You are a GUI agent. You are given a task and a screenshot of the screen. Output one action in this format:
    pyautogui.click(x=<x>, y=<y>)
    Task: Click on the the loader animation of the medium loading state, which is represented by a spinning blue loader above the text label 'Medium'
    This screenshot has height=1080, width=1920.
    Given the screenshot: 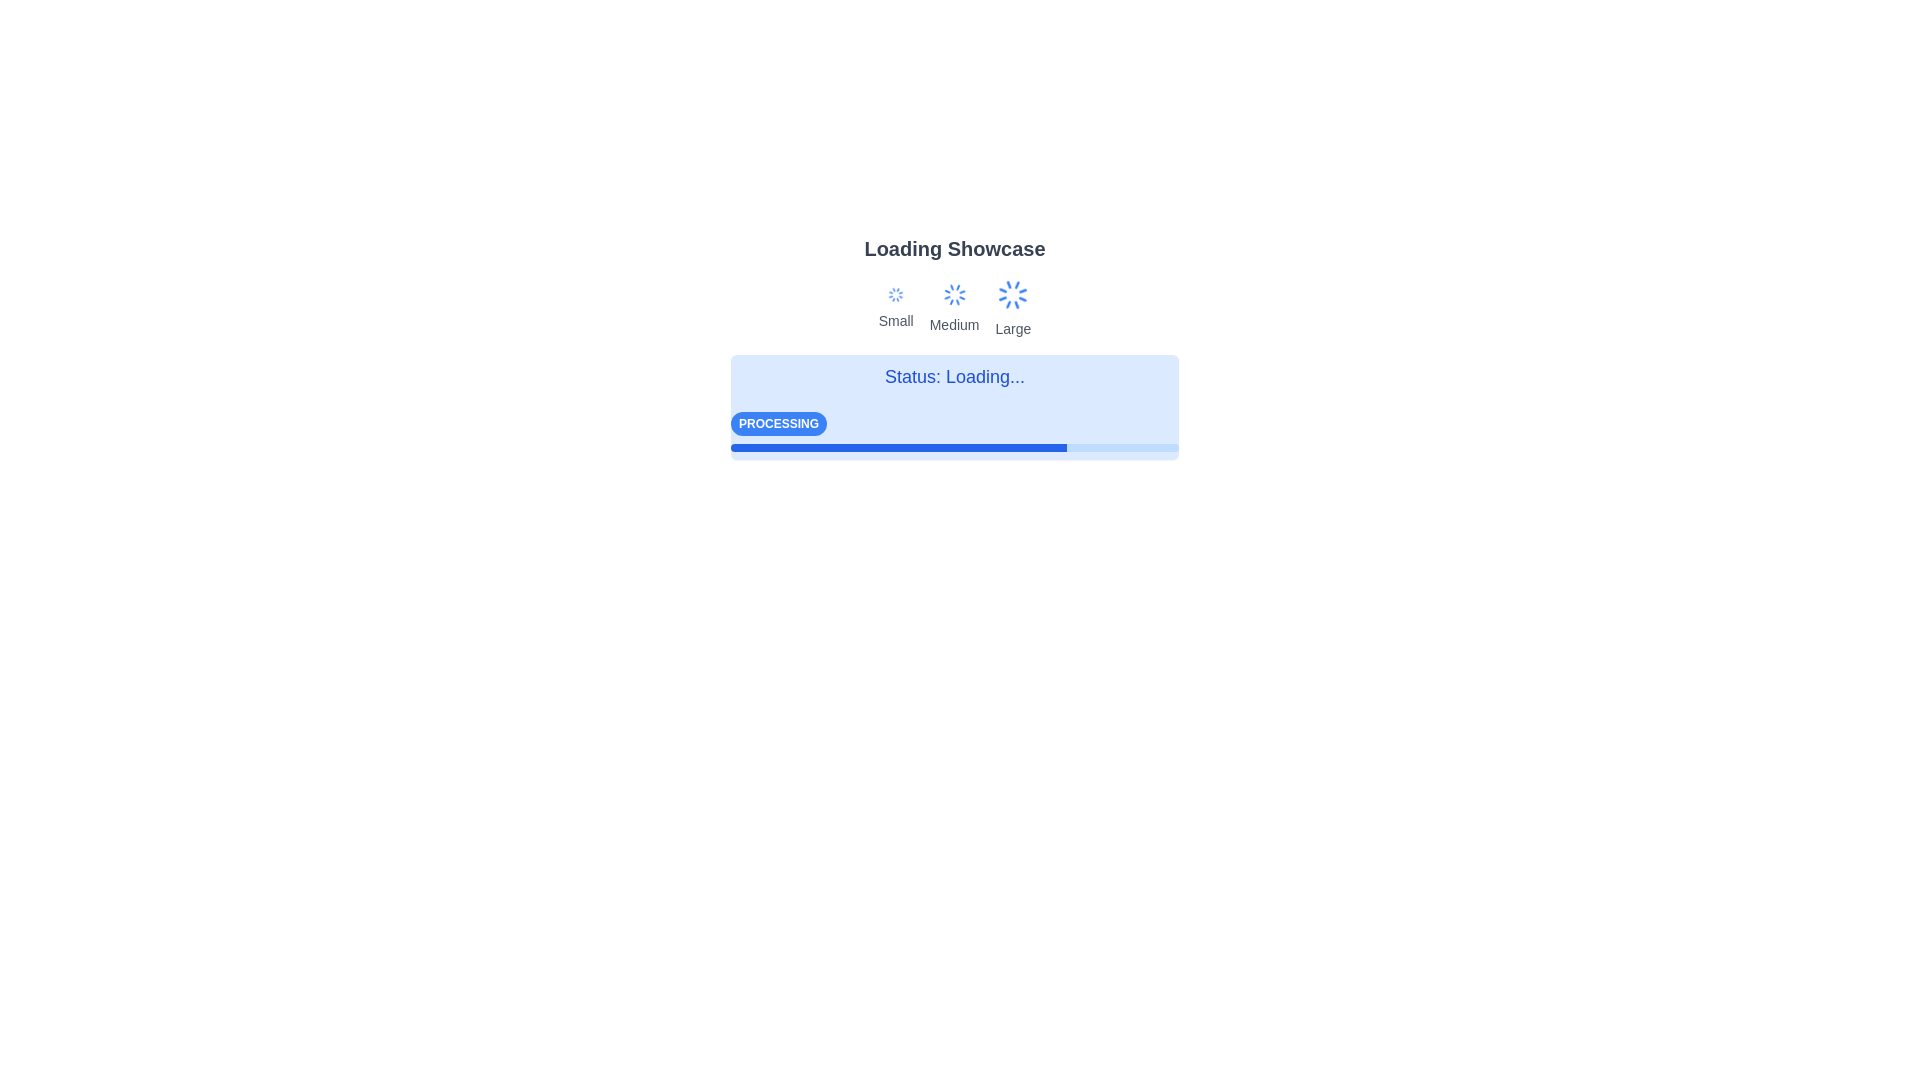 What is the action you would take?
    pyautogui.click(x=953, y=308)
    